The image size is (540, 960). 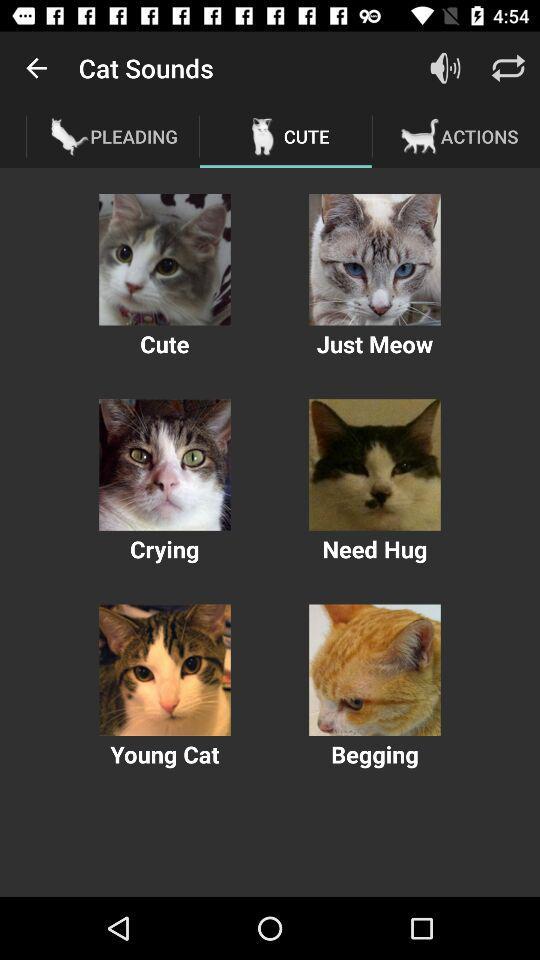 I want to click on the cute option, so click(x=164, y=258).